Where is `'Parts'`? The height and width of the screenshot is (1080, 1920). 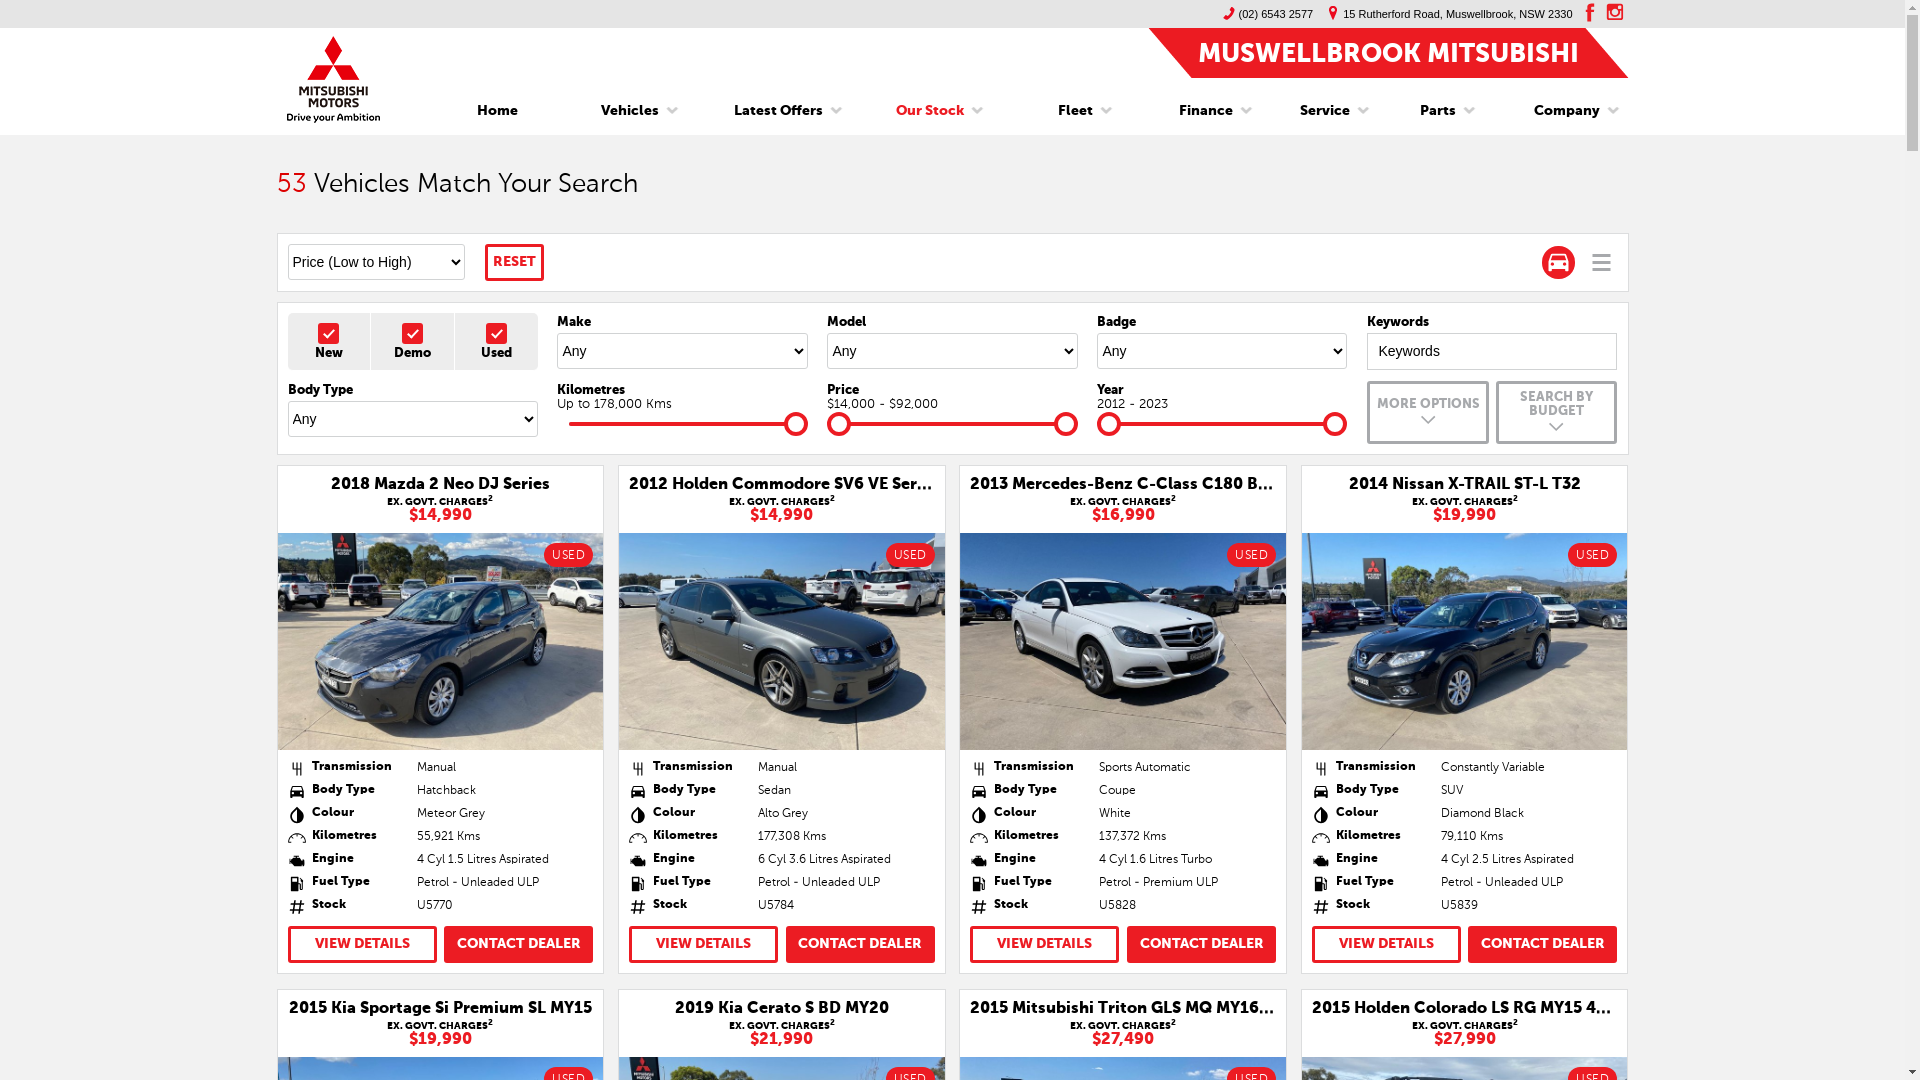
'Parts' is located at coordinates (1437, 111).